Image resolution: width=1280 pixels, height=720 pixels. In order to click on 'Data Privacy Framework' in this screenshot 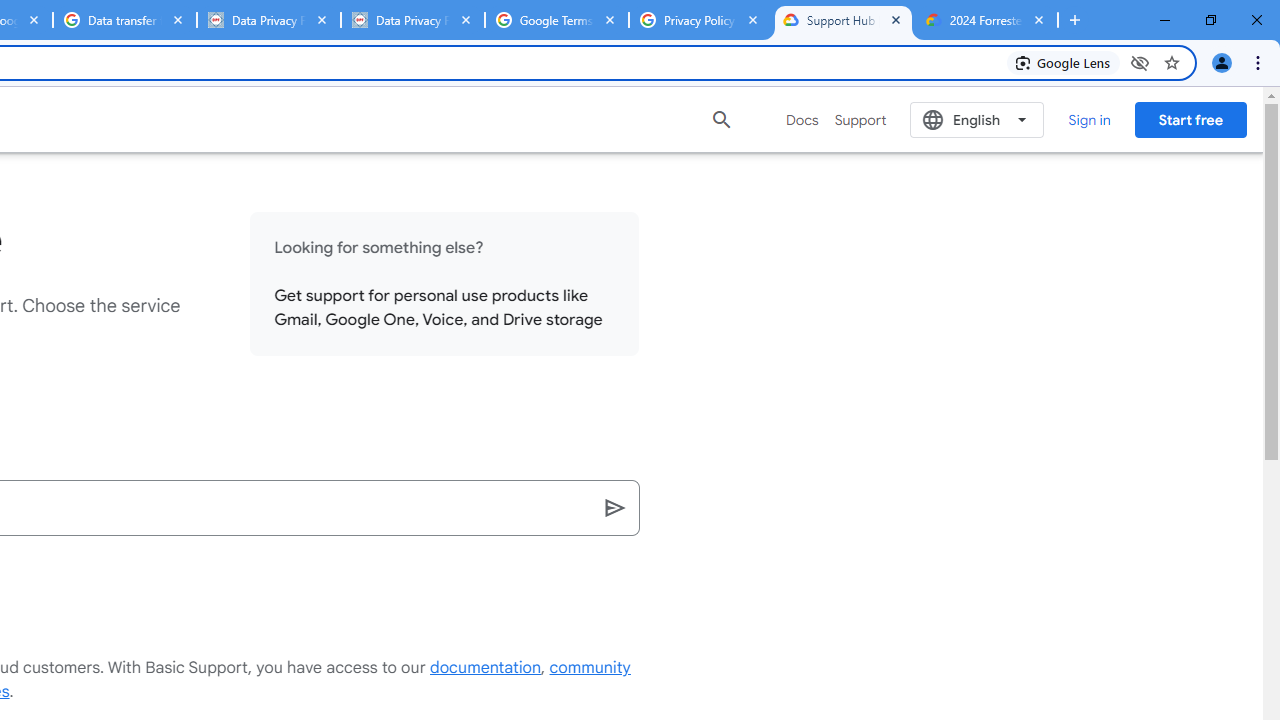, I will do `click(411, 20)`.